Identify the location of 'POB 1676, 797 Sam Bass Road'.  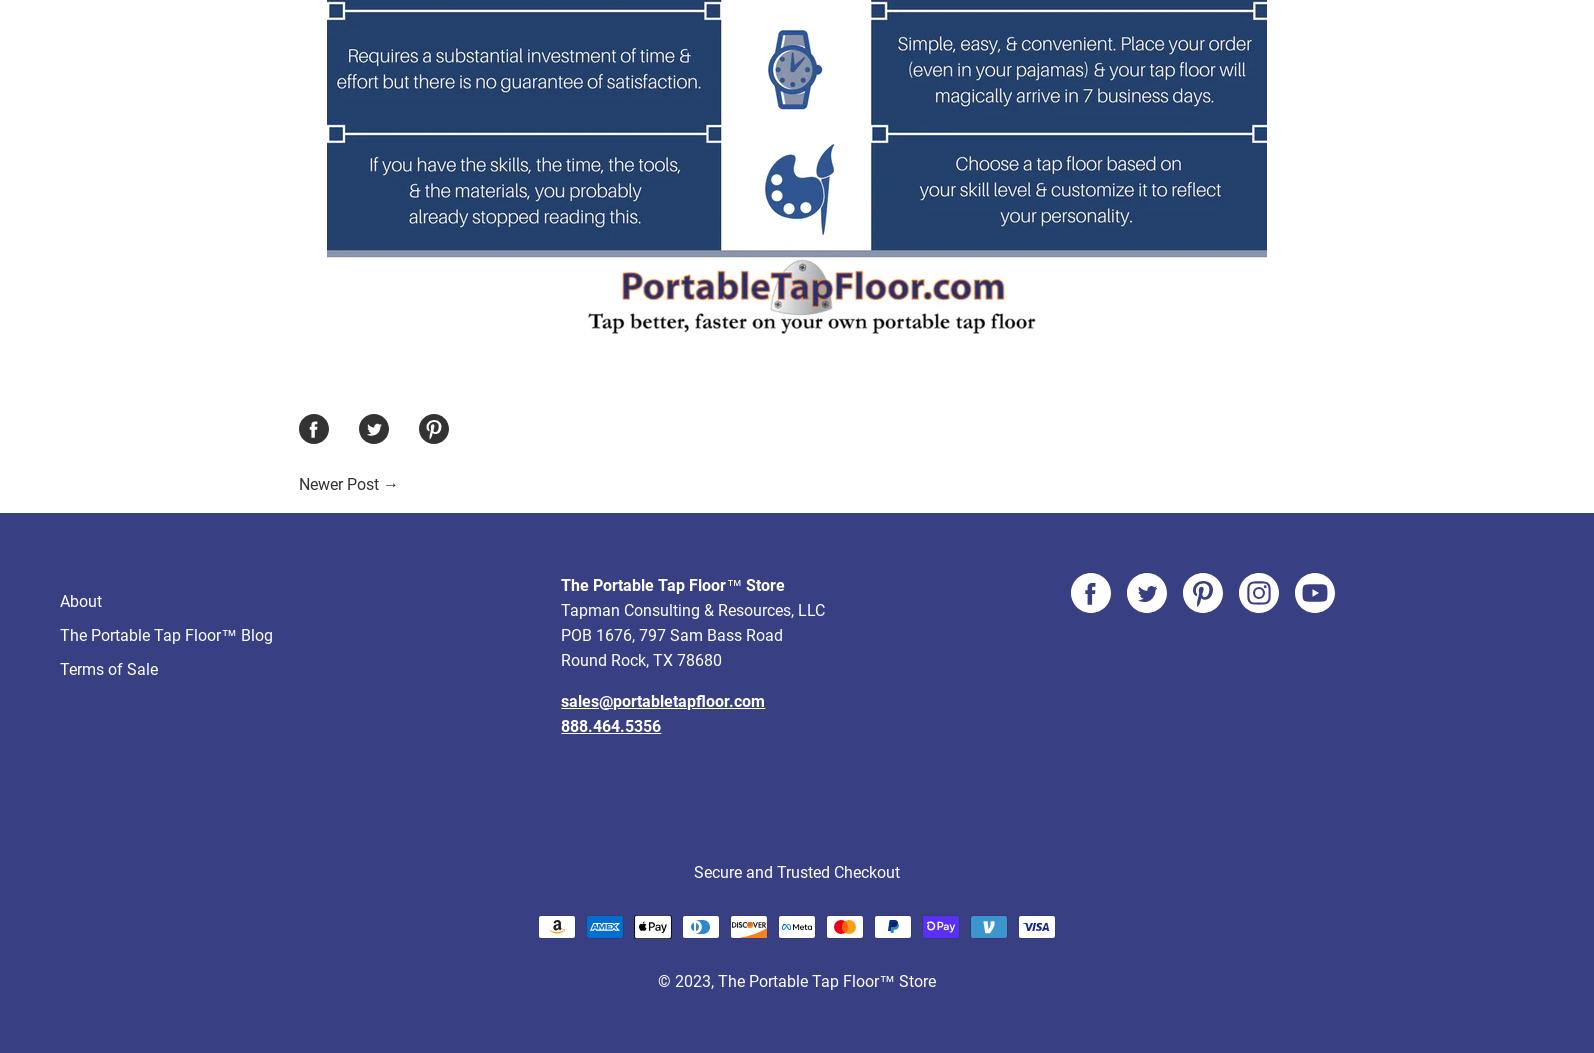
(559, 559).